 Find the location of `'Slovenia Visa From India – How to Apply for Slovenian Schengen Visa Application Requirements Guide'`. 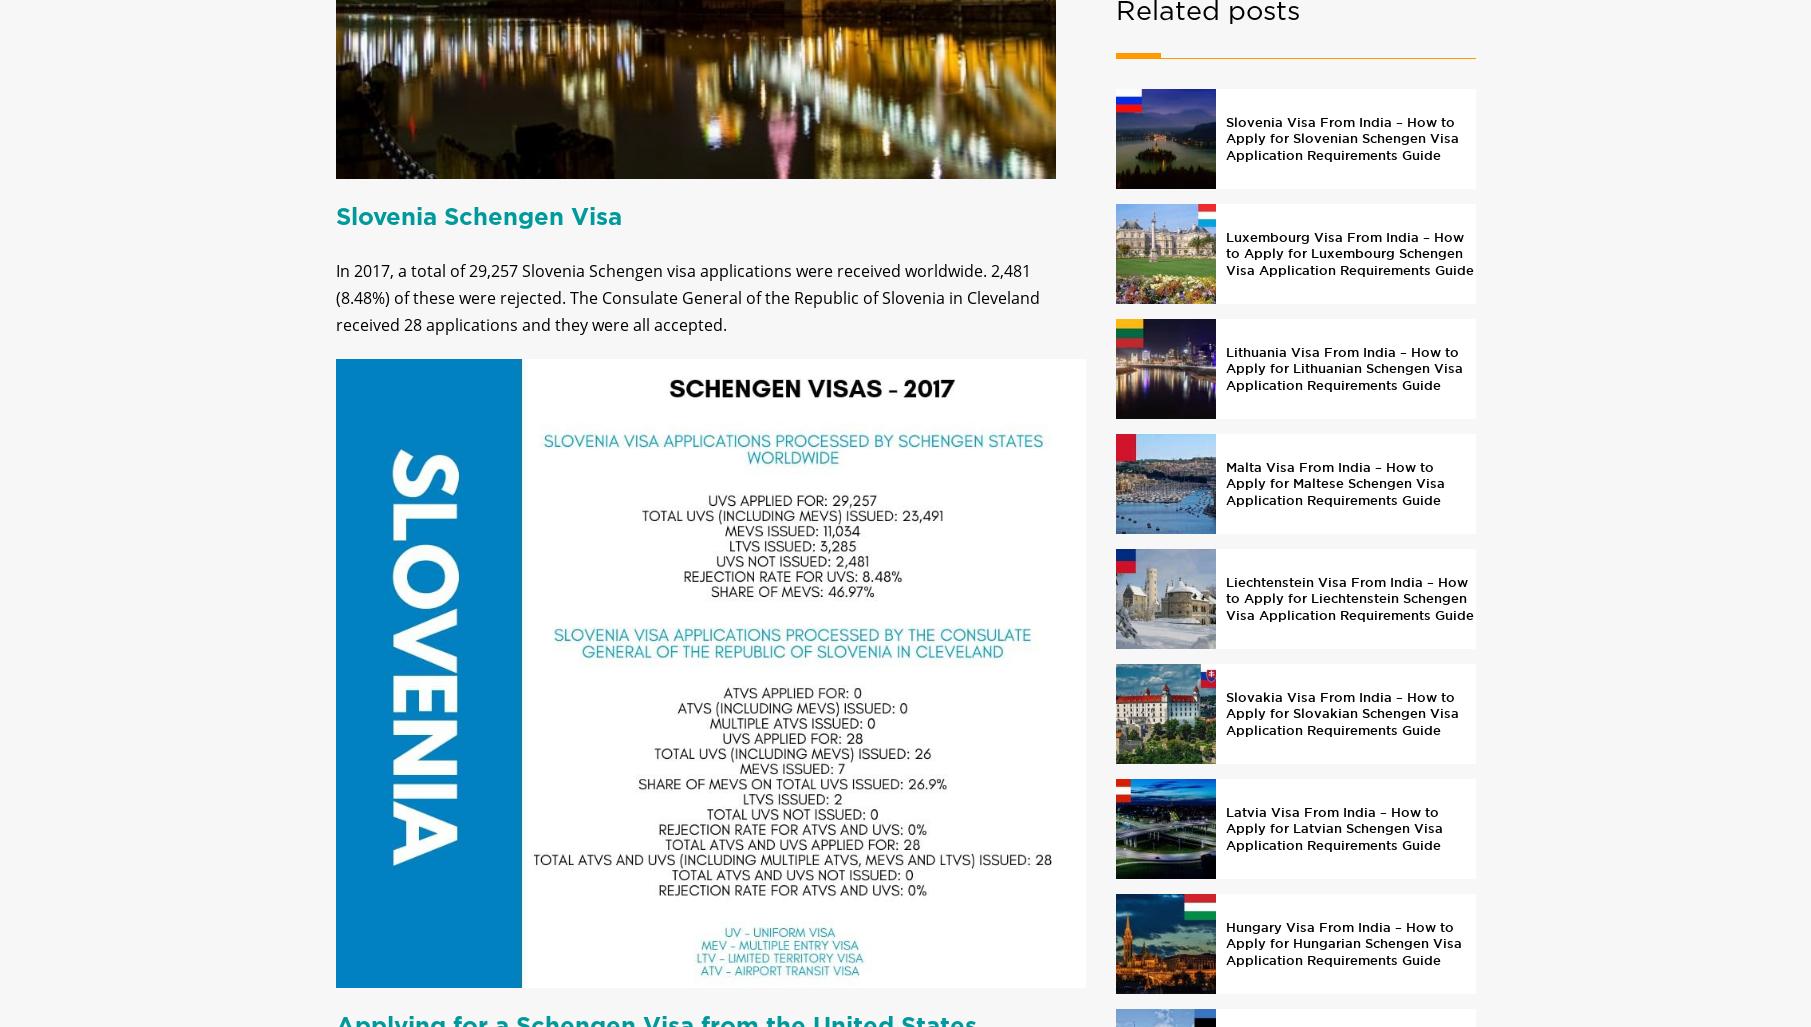

'Slovenia Visa From India – How to Apply for Slovenian Schengen Visa Application Requirements Guide' is located at coordinates (1340, 154).